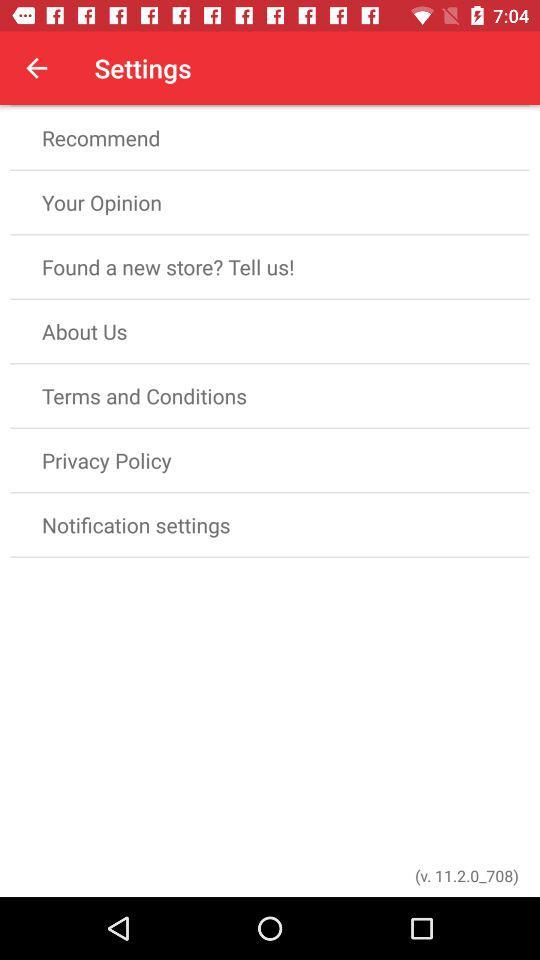 Image resolution: width=540 pixels, height=960 pixels. What do you see at coordinates (270, 265) in the screenshot?
I see `item below the your opinion` at bounding box center [270, 265].